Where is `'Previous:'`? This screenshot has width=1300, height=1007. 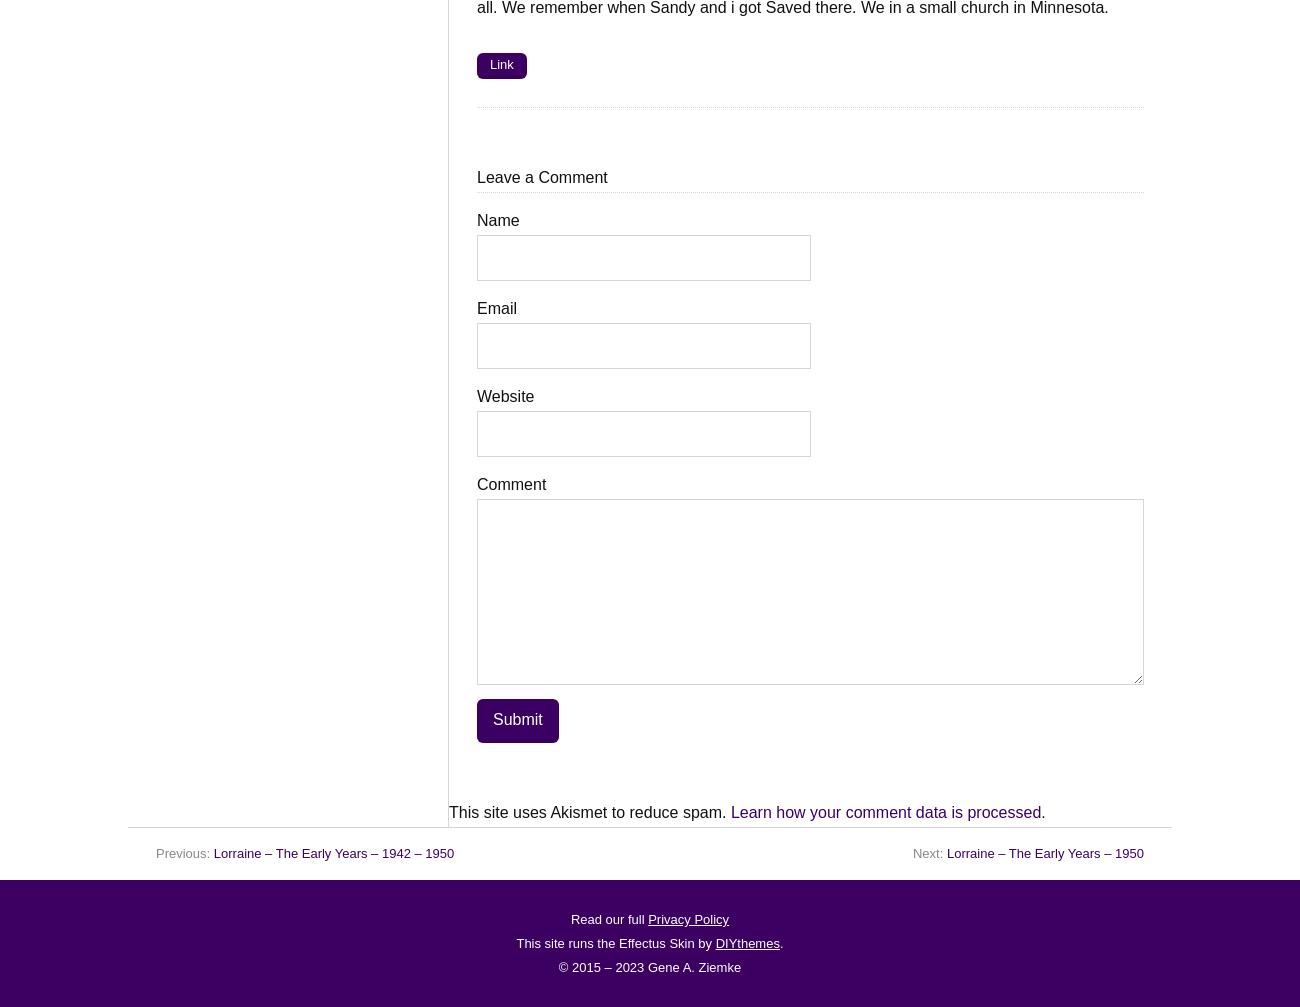 'Previous:' is located at coordinates (184, 852).